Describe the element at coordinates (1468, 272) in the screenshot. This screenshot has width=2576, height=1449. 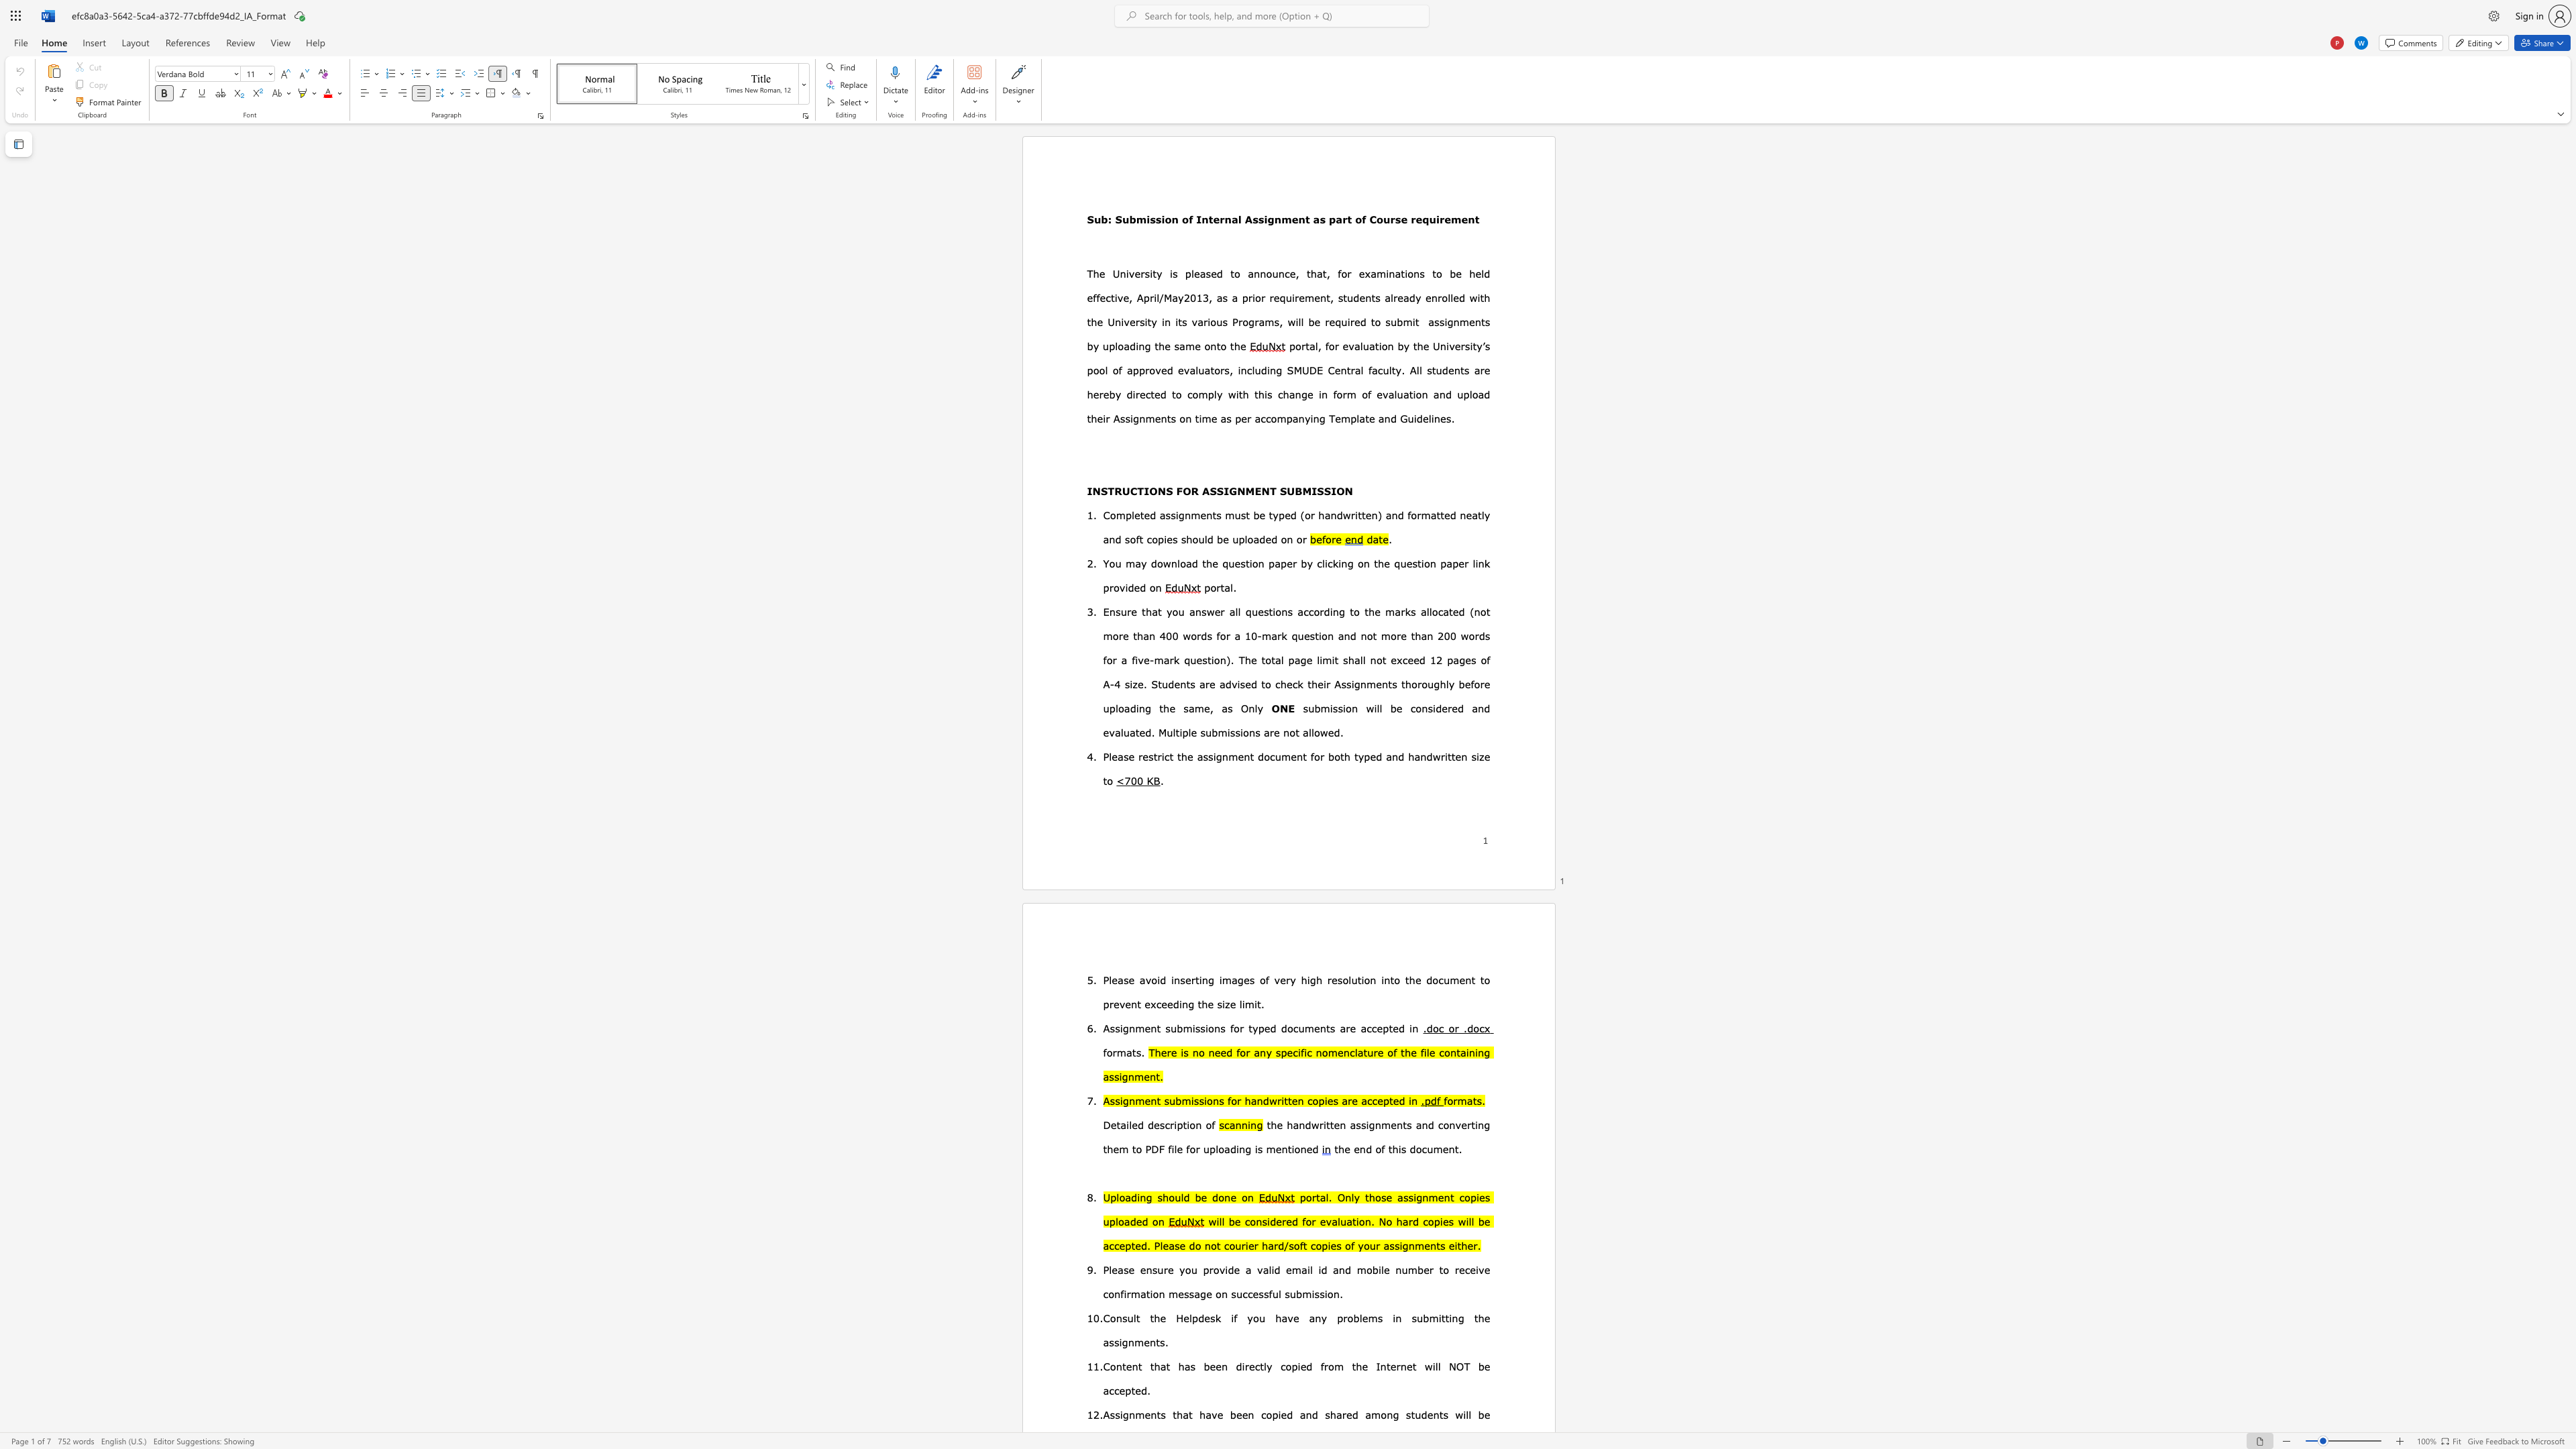
I see `the subset text "held eff" within the text ", for examinations to be held effective,"` at that location.